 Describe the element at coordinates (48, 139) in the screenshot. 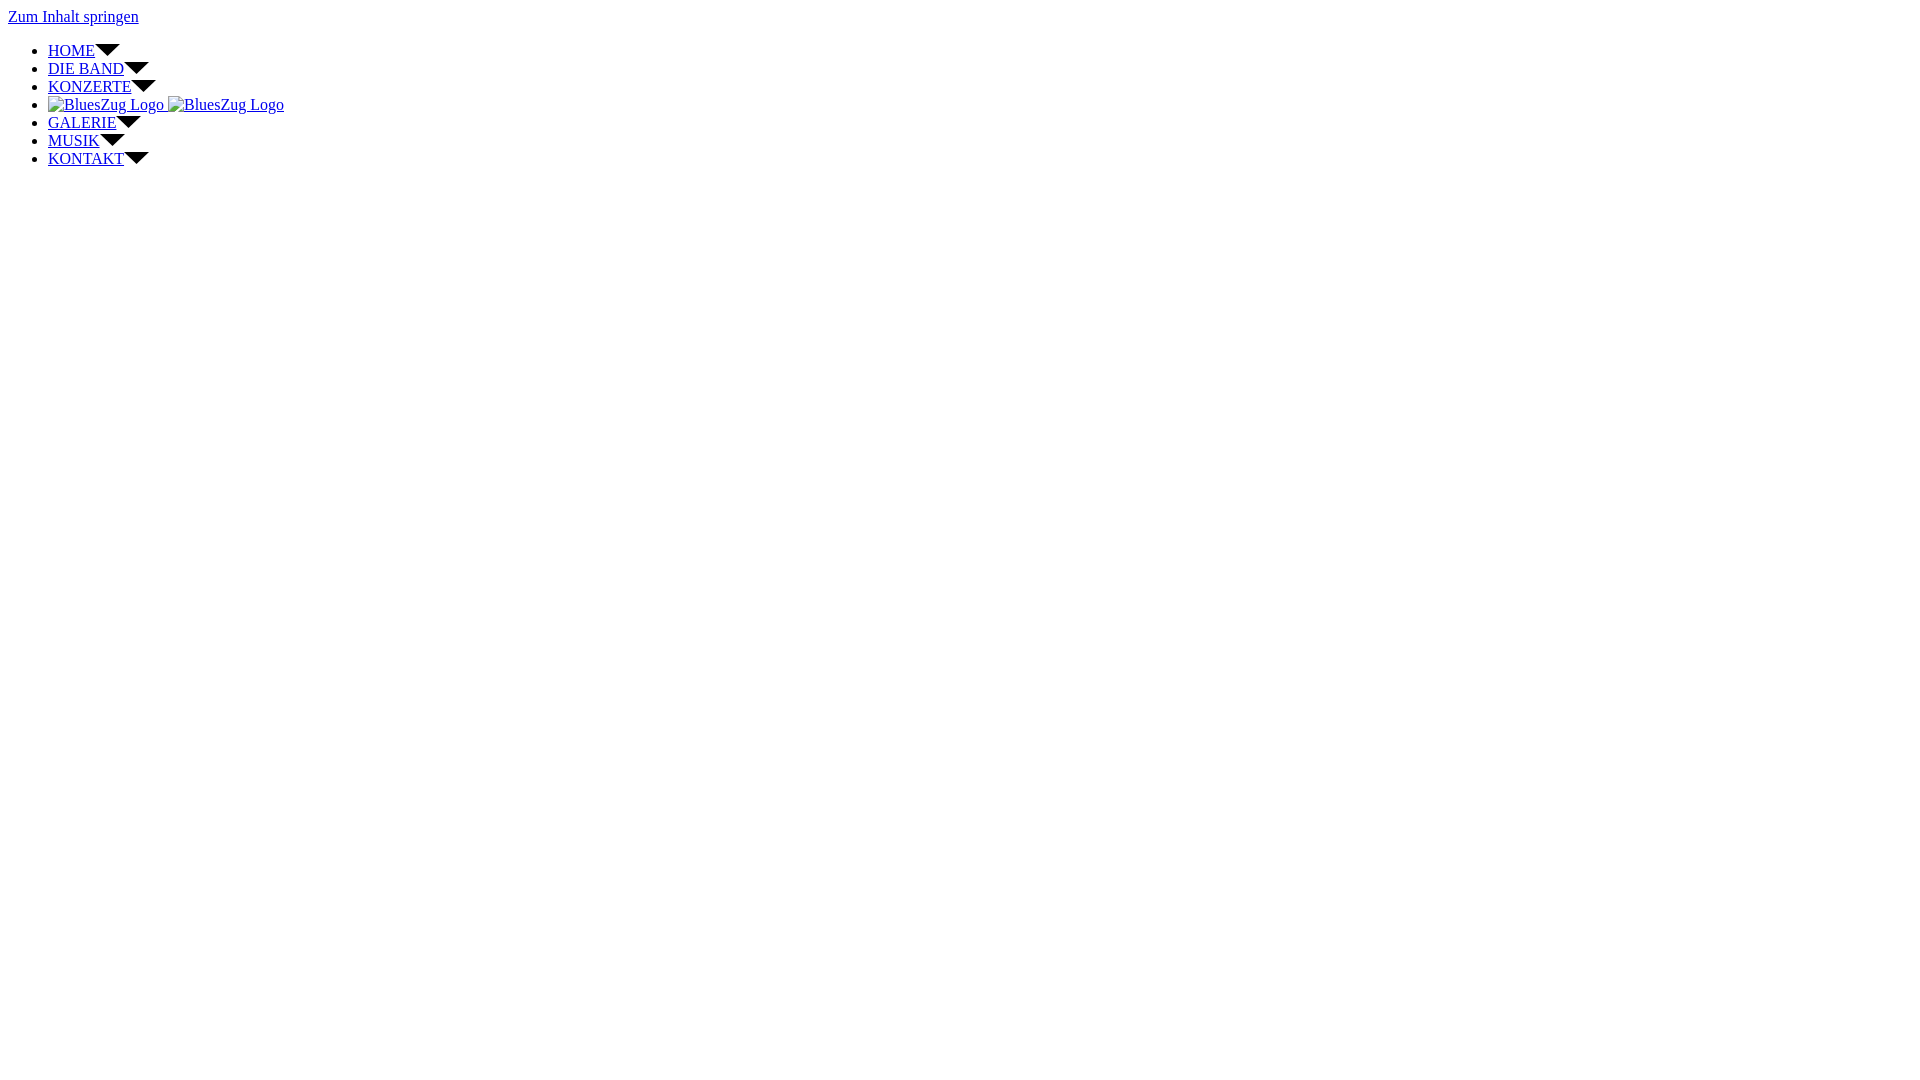

I see `'MUSIK'` at that location.